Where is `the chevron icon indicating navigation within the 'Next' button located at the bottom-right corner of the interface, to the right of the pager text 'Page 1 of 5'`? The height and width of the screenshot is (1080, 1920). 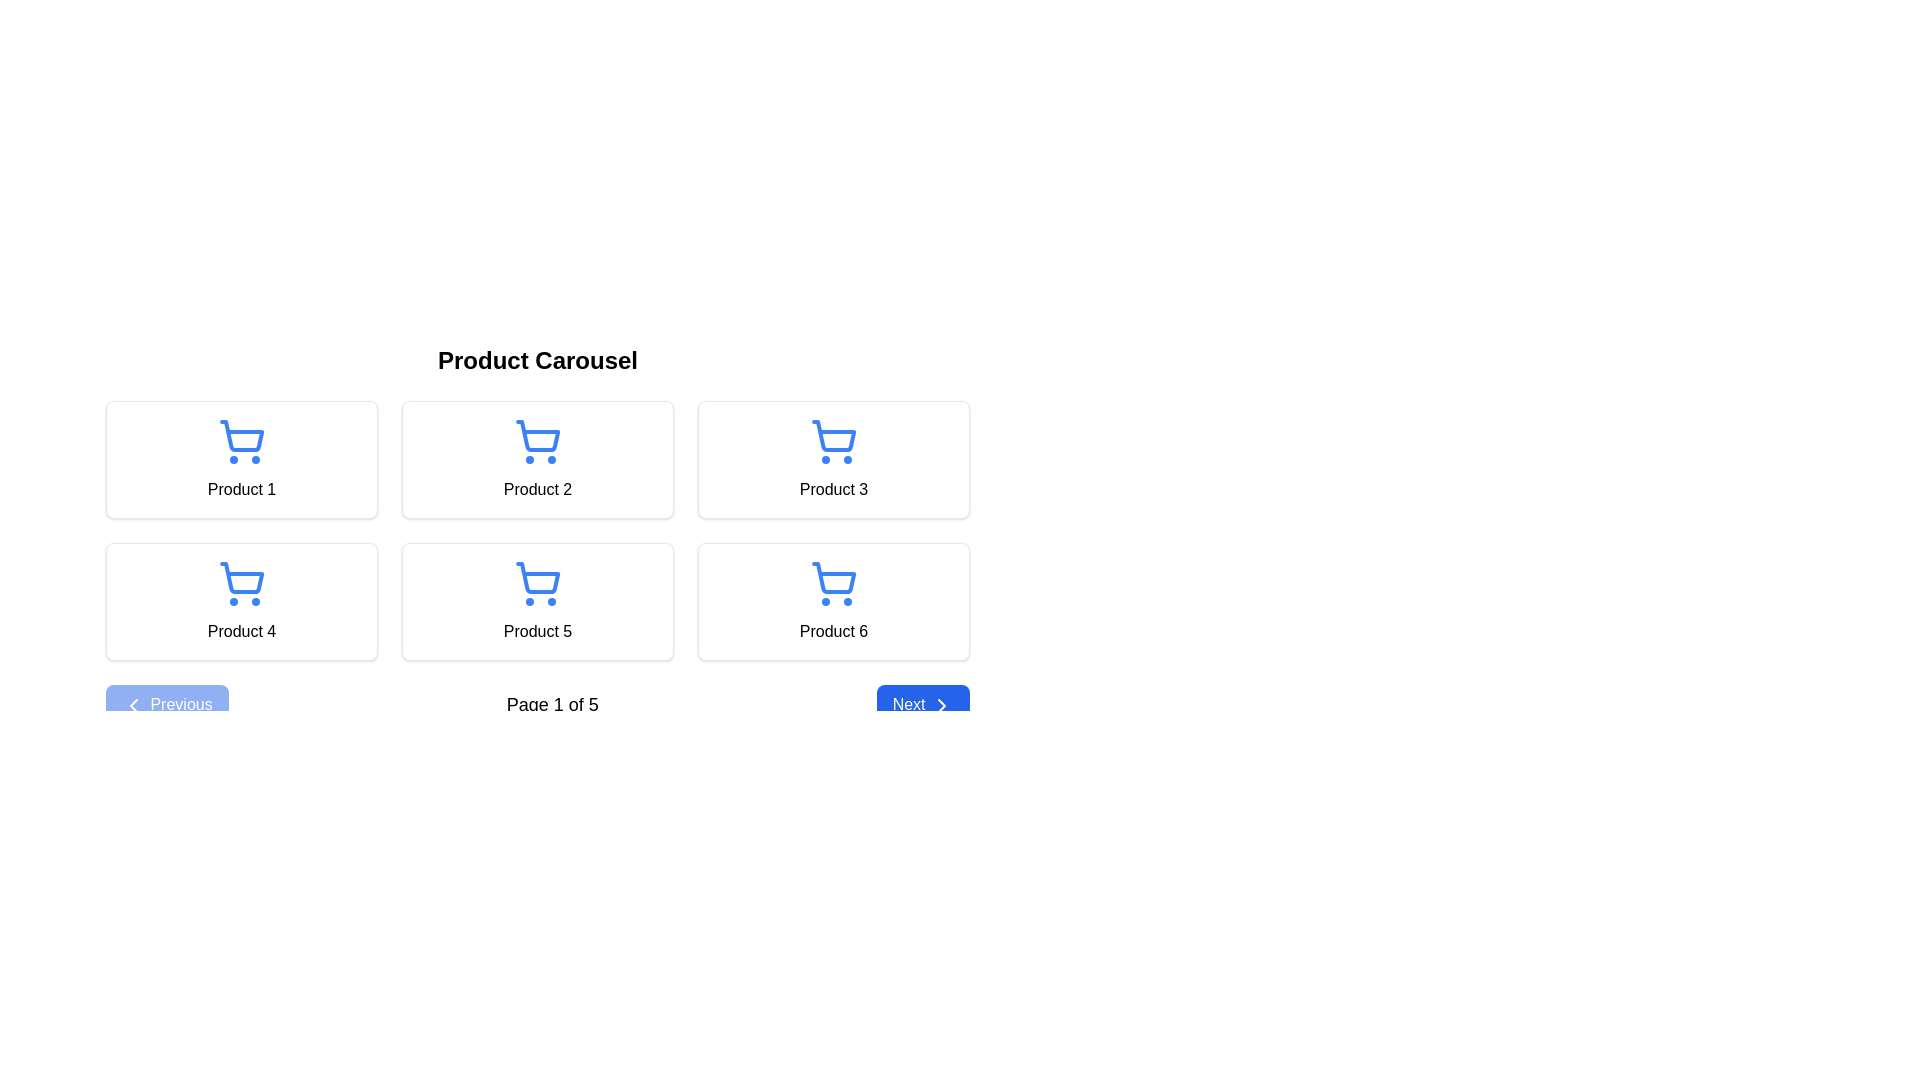 the chevron icon indicating navigation within the 'Next' button located at the bottom-right corner of the interface, to the right of the pager text 'Page 1 of 5' is located at coordinates (940, 704).